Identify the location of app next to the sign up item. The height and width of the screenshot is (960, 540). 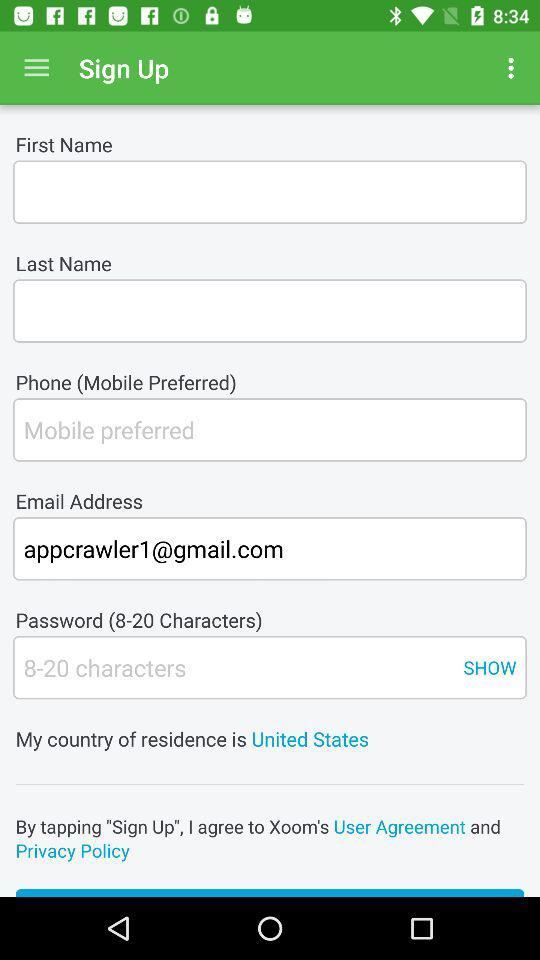
(36, 68).